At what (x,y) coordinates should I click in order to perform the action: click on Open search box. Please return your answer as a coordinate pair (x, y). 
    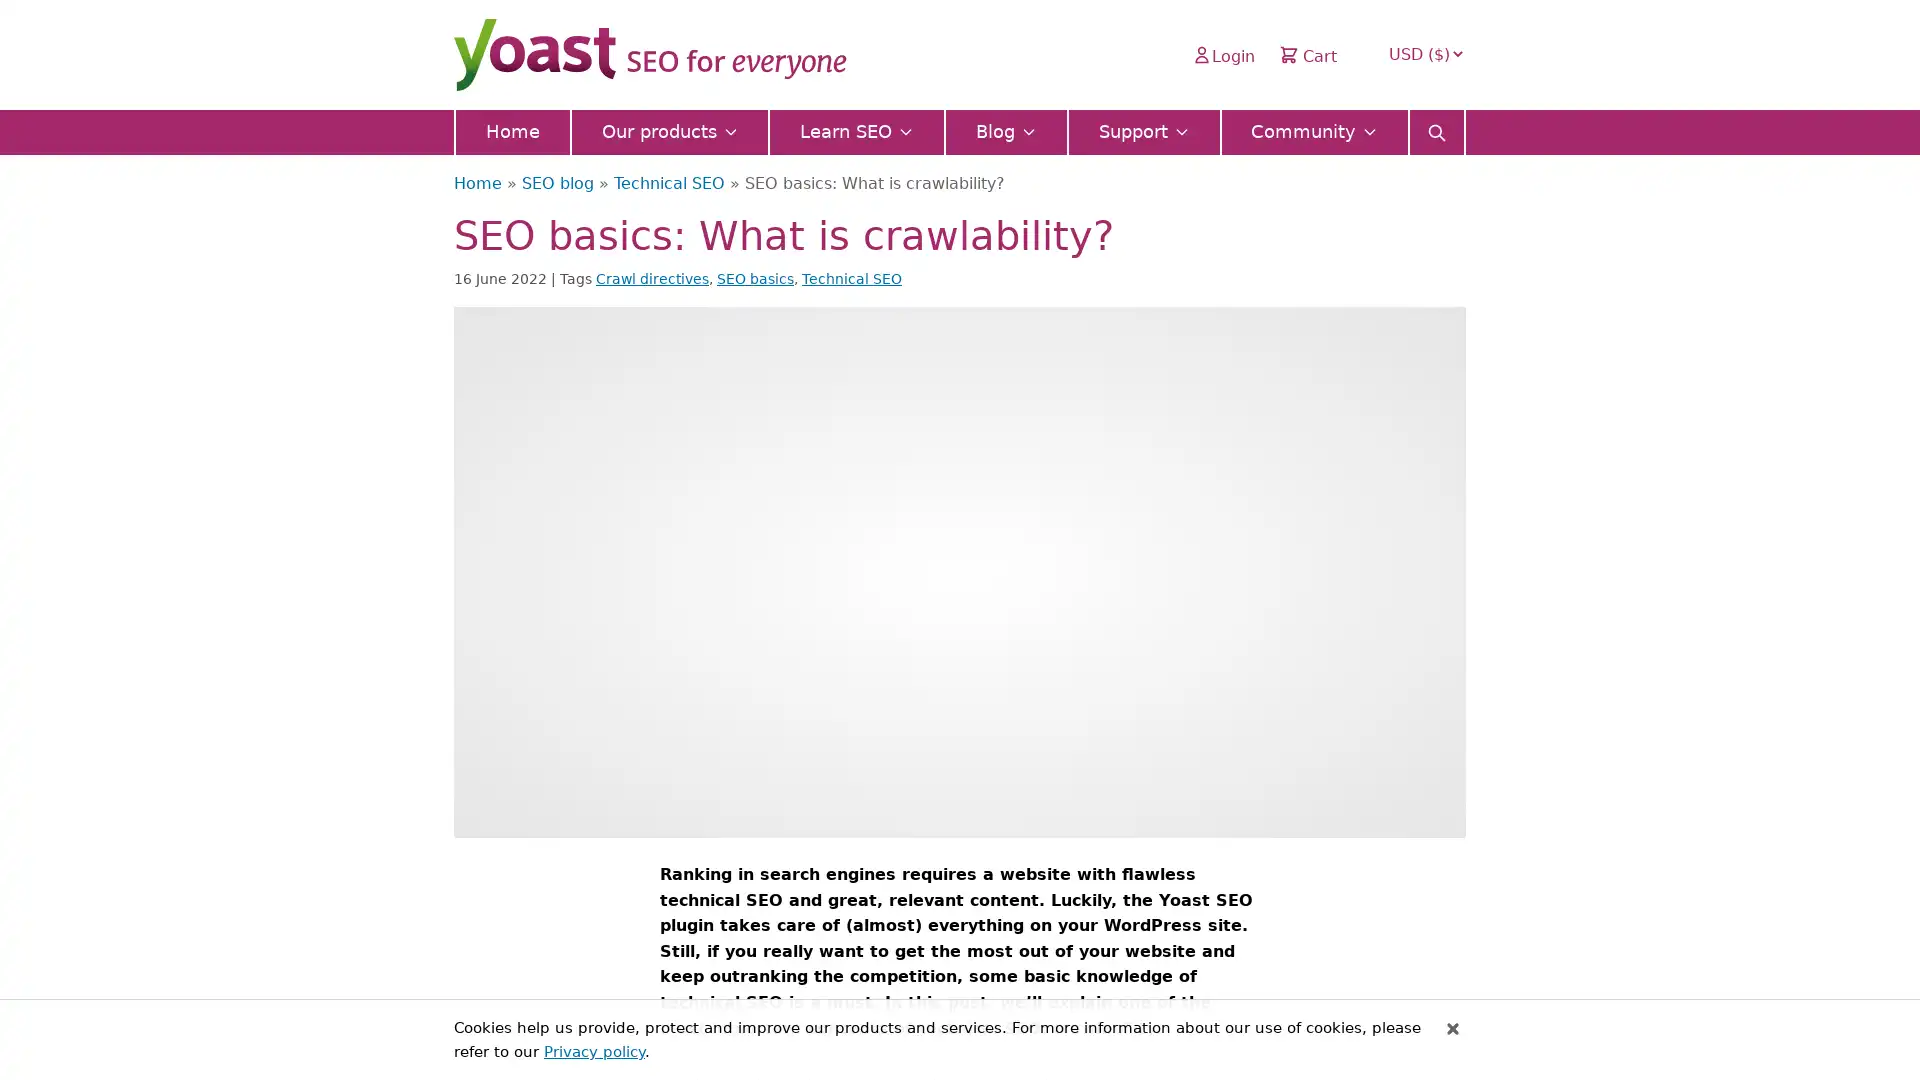
    Looking at the image, I should click on (1435, 126).